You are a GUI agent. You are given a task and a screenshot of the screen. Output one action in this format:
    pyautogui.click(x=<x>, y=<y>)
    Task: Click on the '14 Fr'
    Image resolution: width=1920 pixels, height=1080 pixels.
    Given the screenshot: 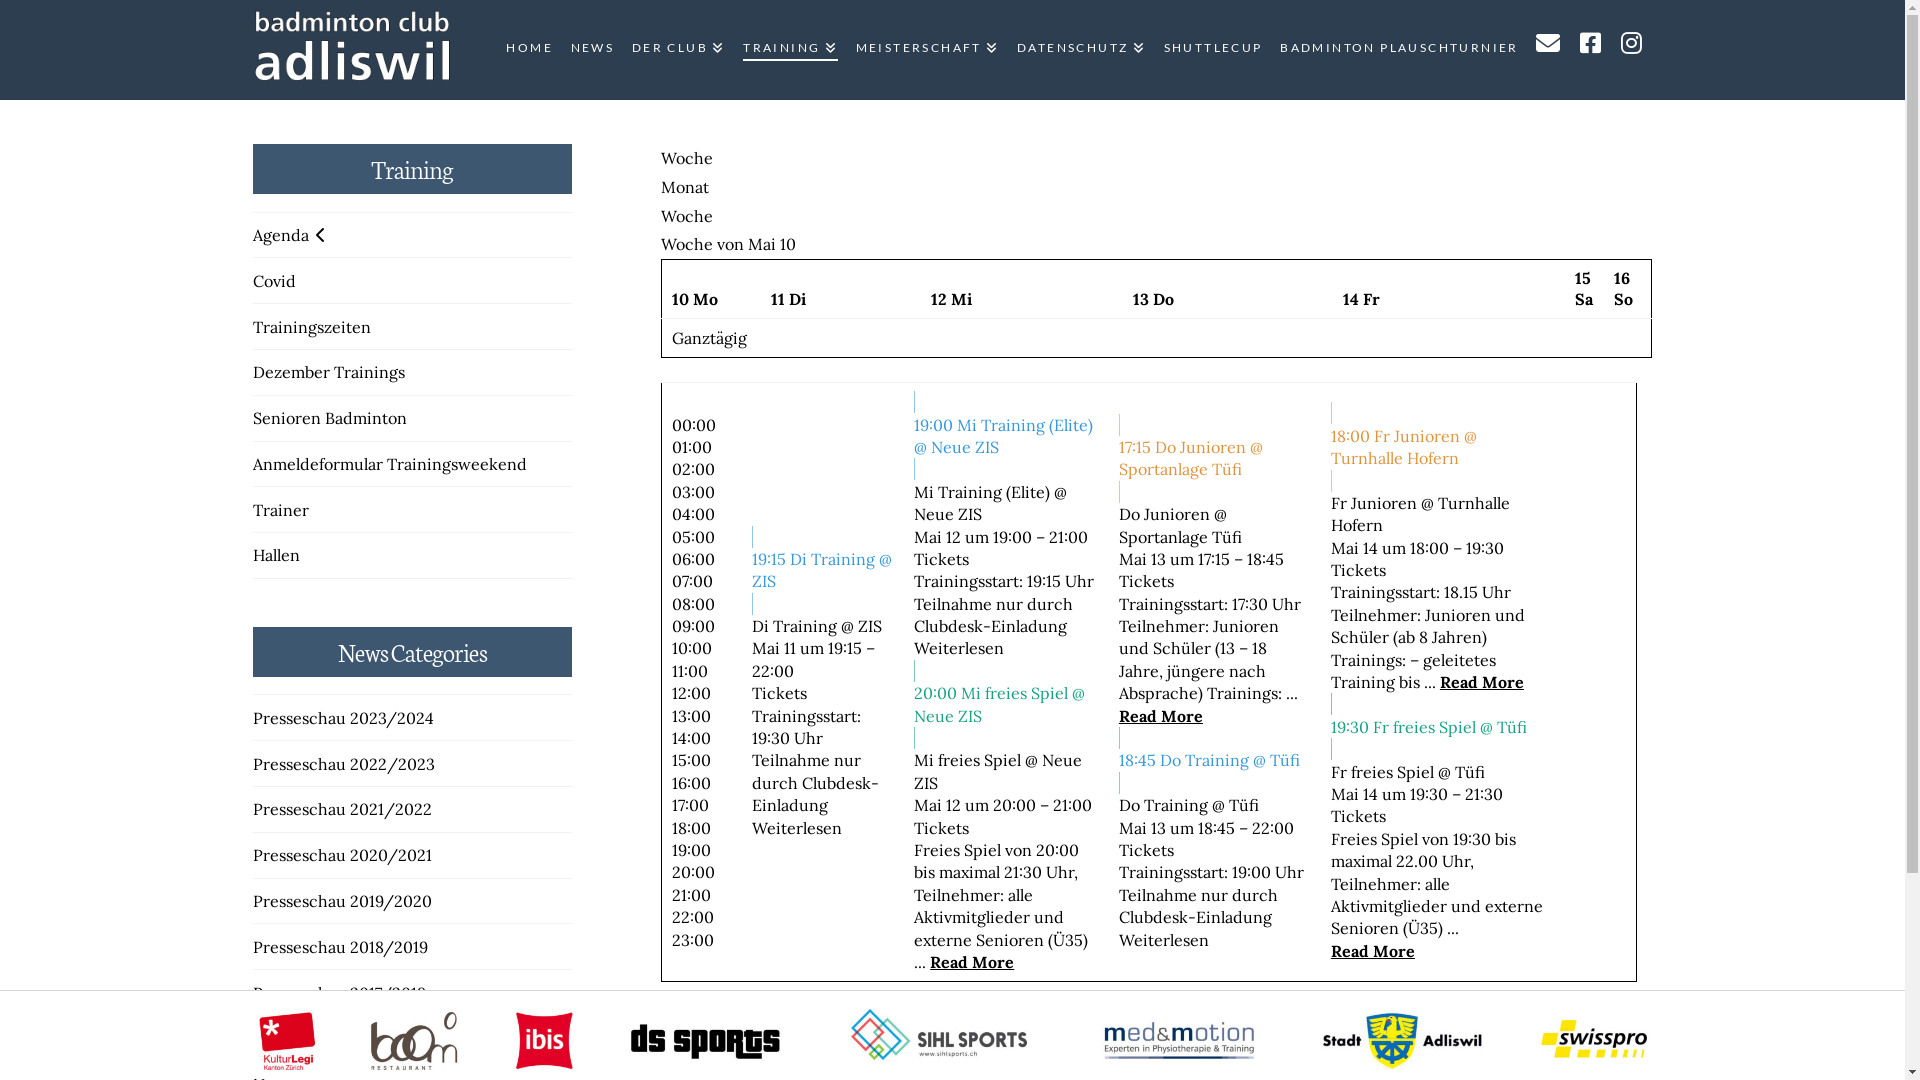 What is the action you would take?
    pyautogui.click(x=1360, y=299)
    